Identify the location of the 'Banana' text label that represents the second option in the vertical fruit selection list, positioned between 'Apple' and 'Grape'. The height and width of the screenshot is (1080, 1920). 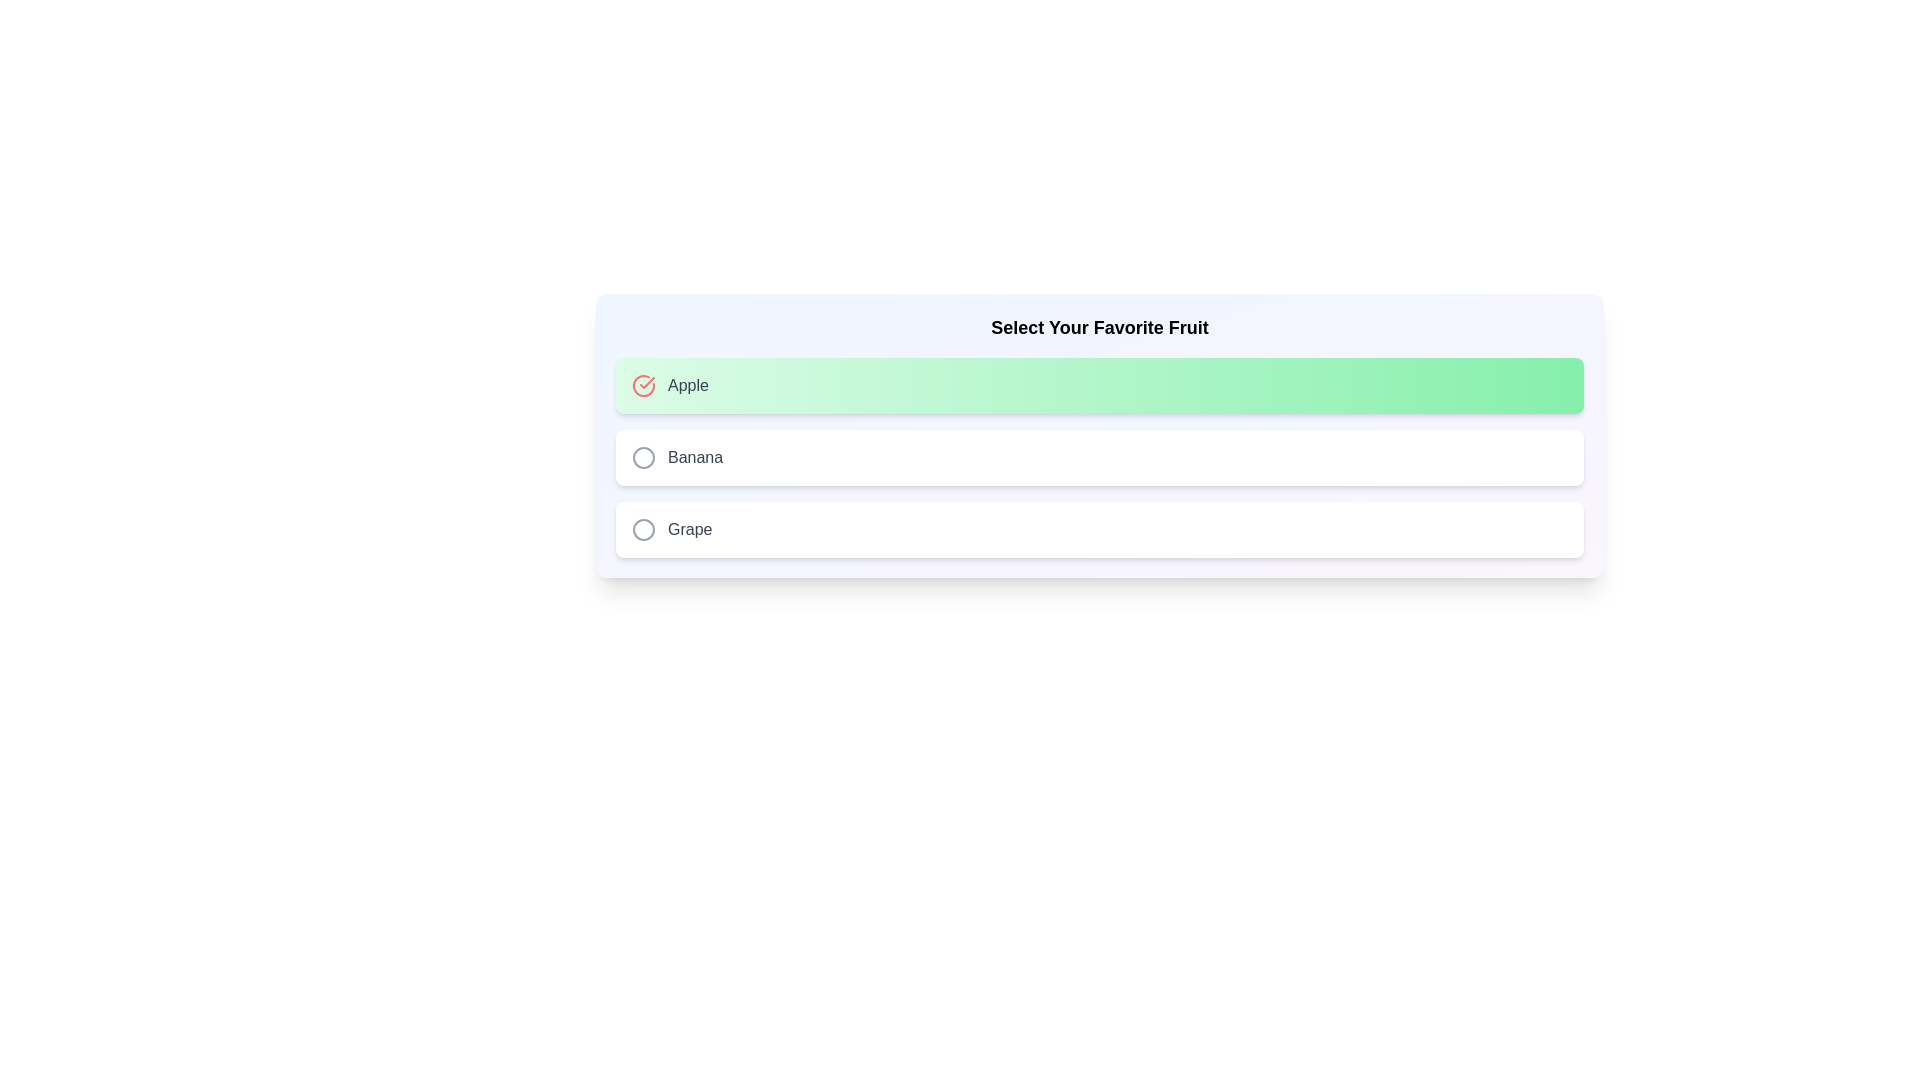
(695, 458).